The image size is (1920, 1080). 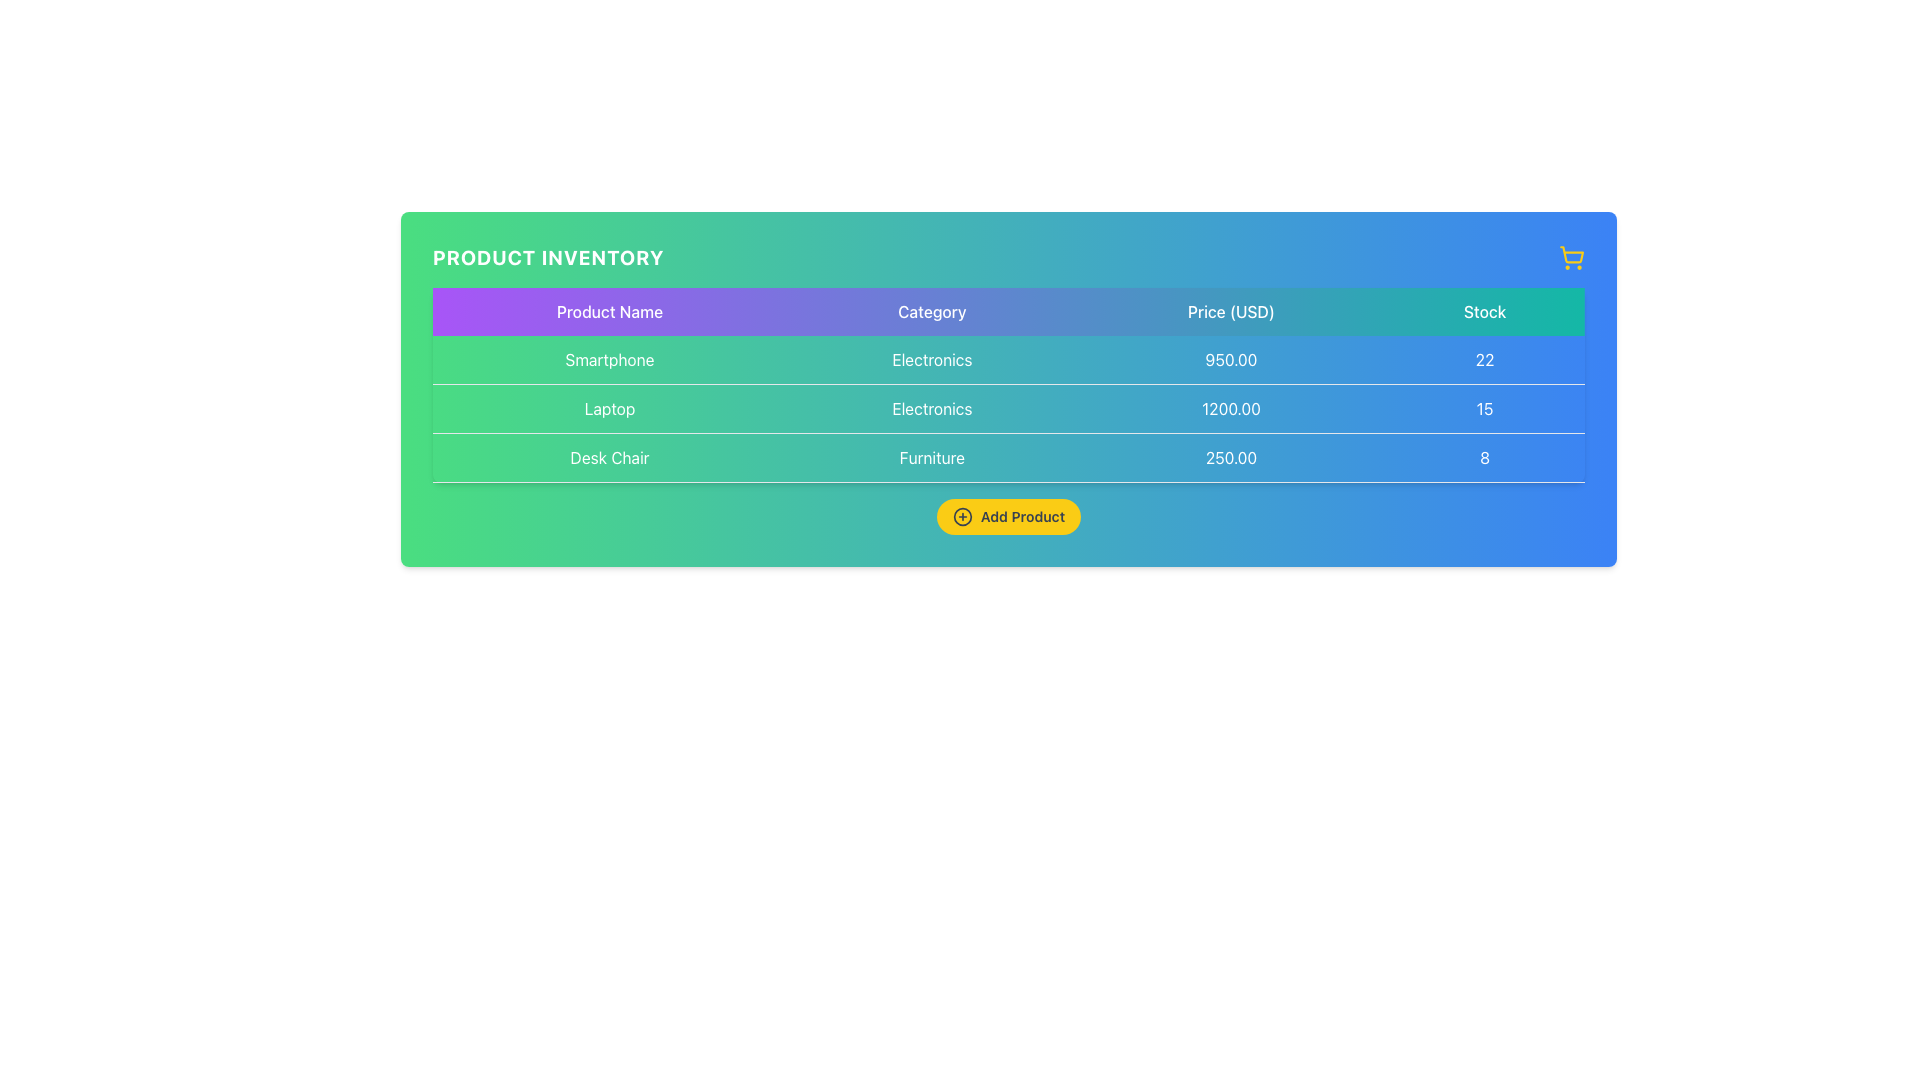 I want to click on the 'Product Name' text element in the table header which is styled with a medium-weight font and has a purple gradient background, so click(x=608, y=312).